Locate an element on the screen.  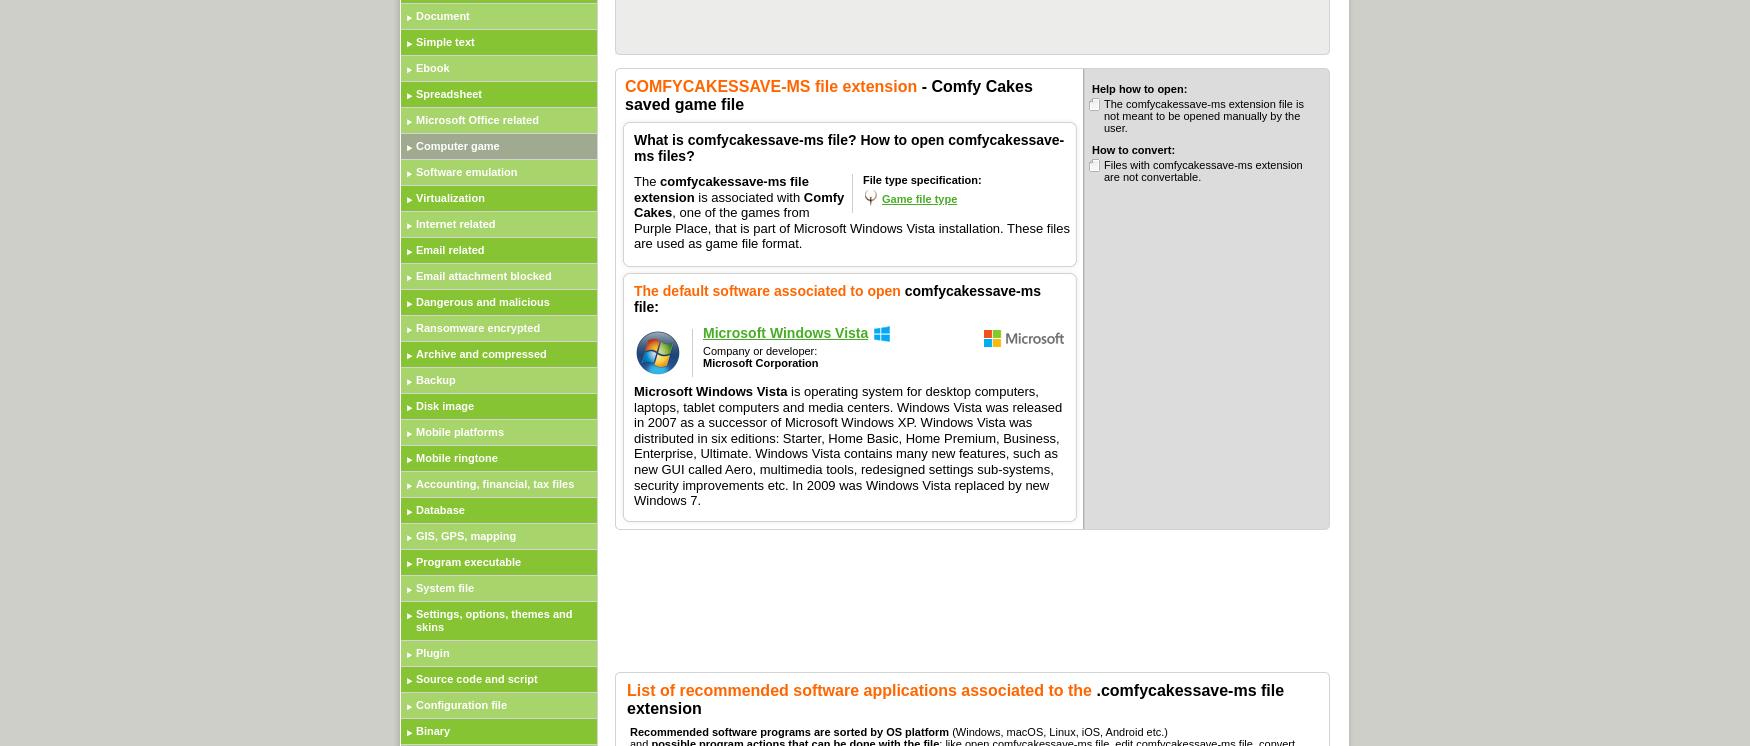
'is operating system for desktop computers, laptops, tablet computers and media centers. Windows Vista was released in 2007 as a successor of Microsoft Windows XP. Windows Vista was distributed in six editions: Starter, Home Basic, Home Premium, Business, Enterprise, Ultimate. Windows Vista contains many new features, such as new GUI called Aero, multimedia tools, redesigned settings sub-systems, security improvements etc. In 2009 was Windows Vista replaced by new Windows 7.' is located at coordinates (848, 444).